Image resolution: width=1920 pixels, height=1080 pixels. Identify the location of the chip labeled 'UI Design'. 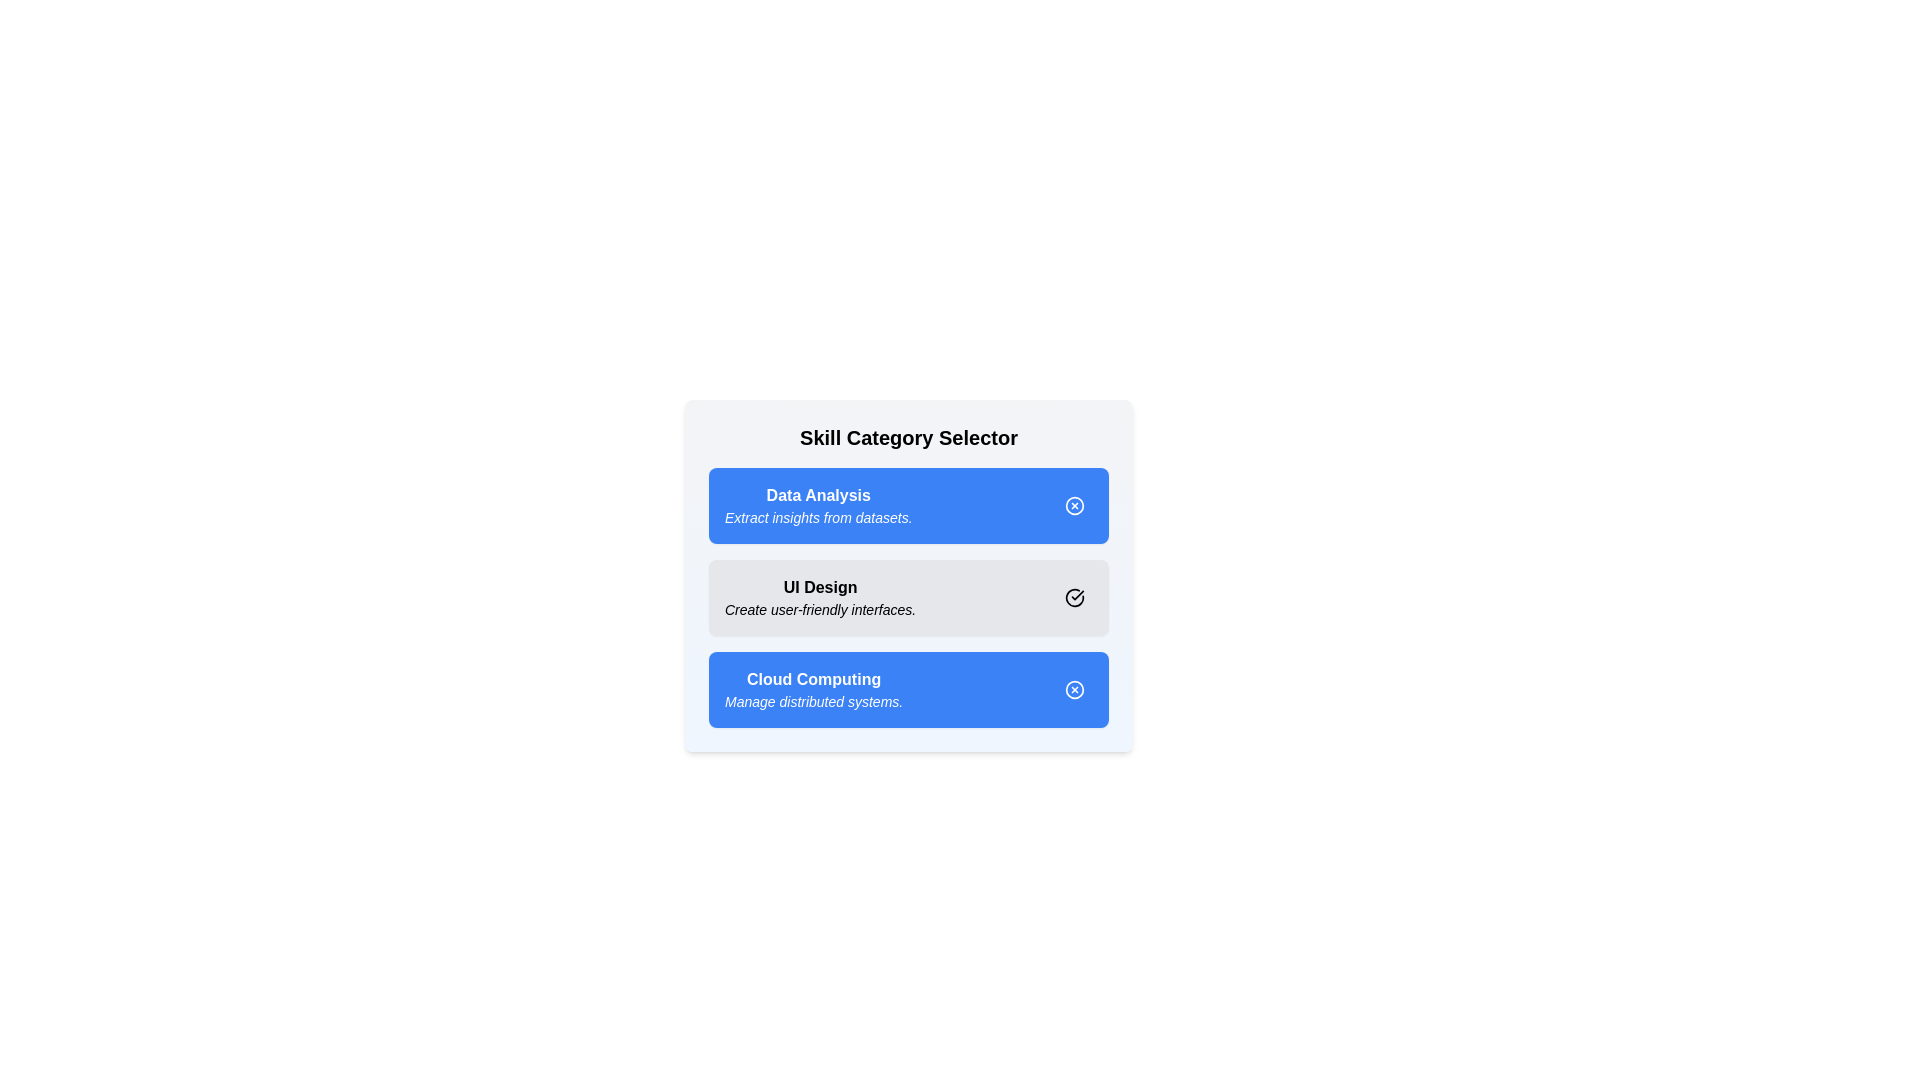
(1074, 596).